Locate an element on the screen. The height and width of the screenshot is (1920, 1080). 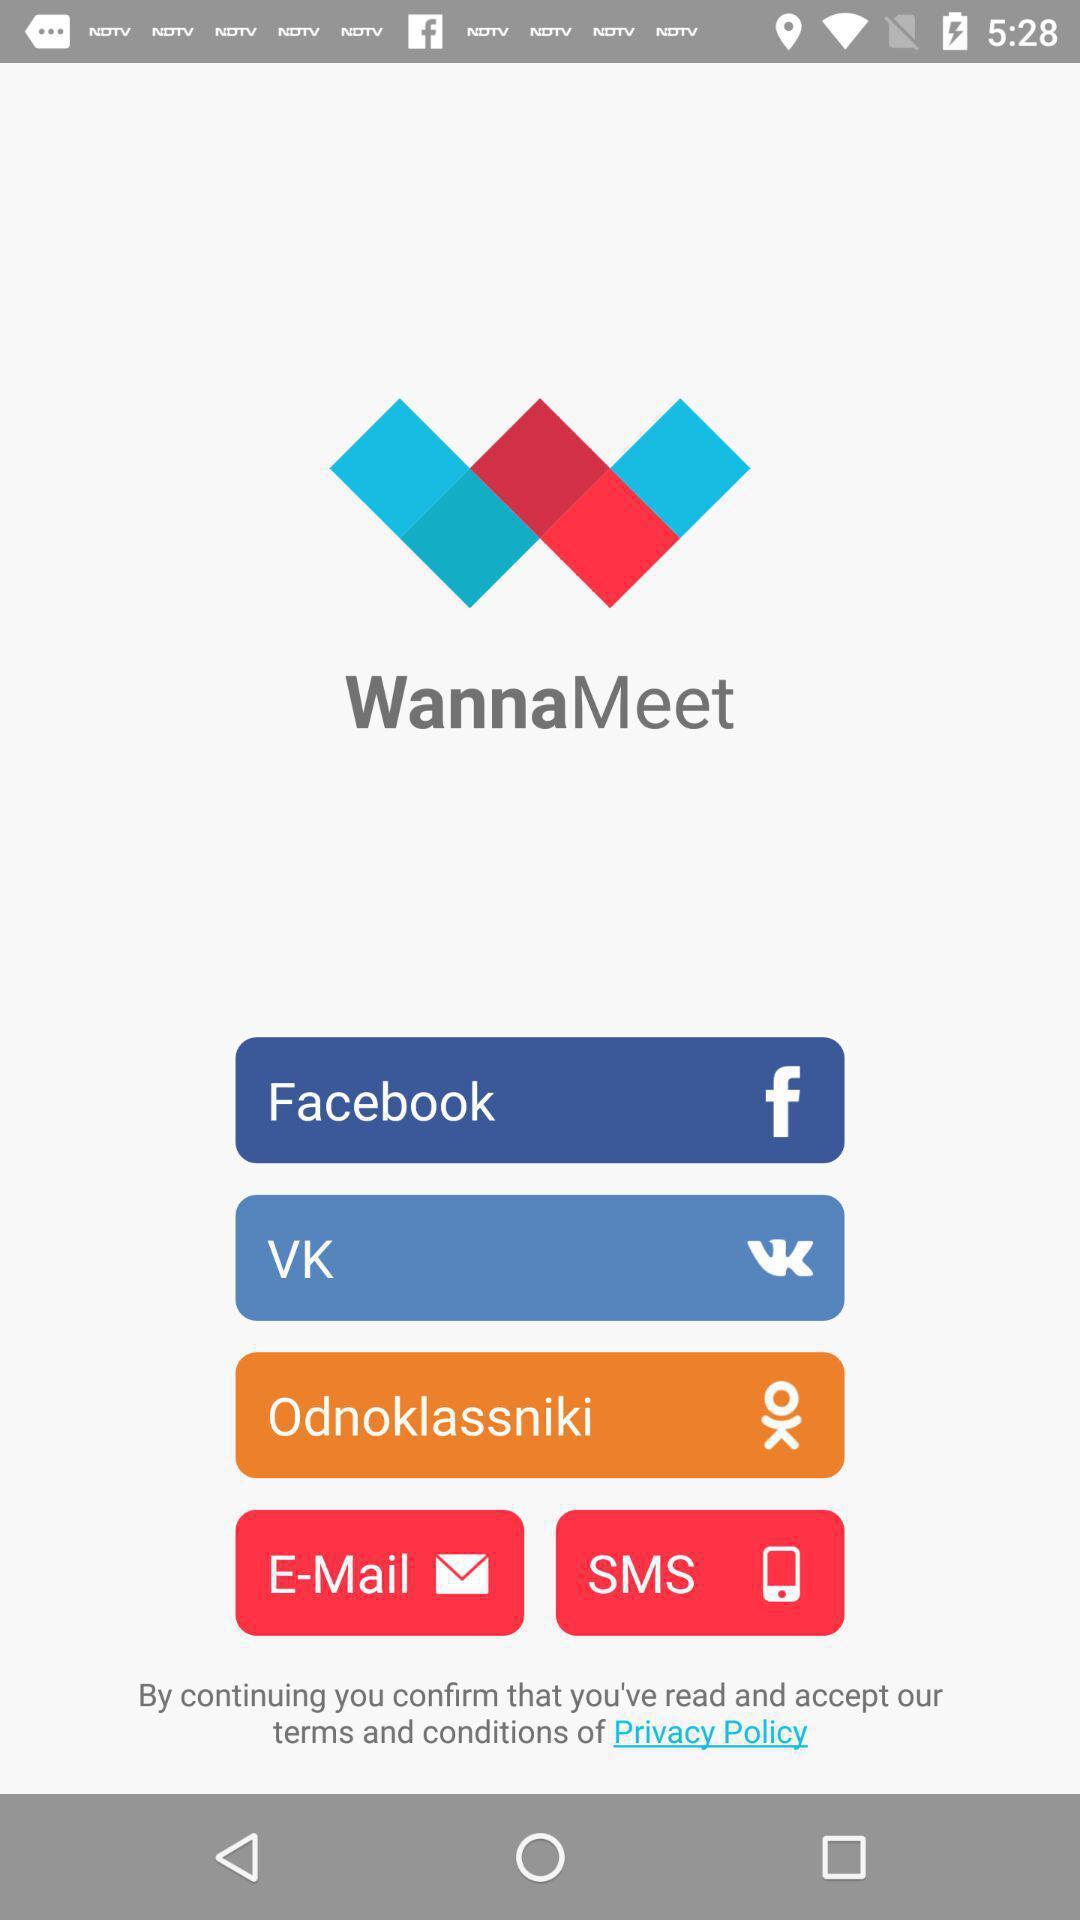
the item below wannameet icon is located at coordinates (540, 1099).